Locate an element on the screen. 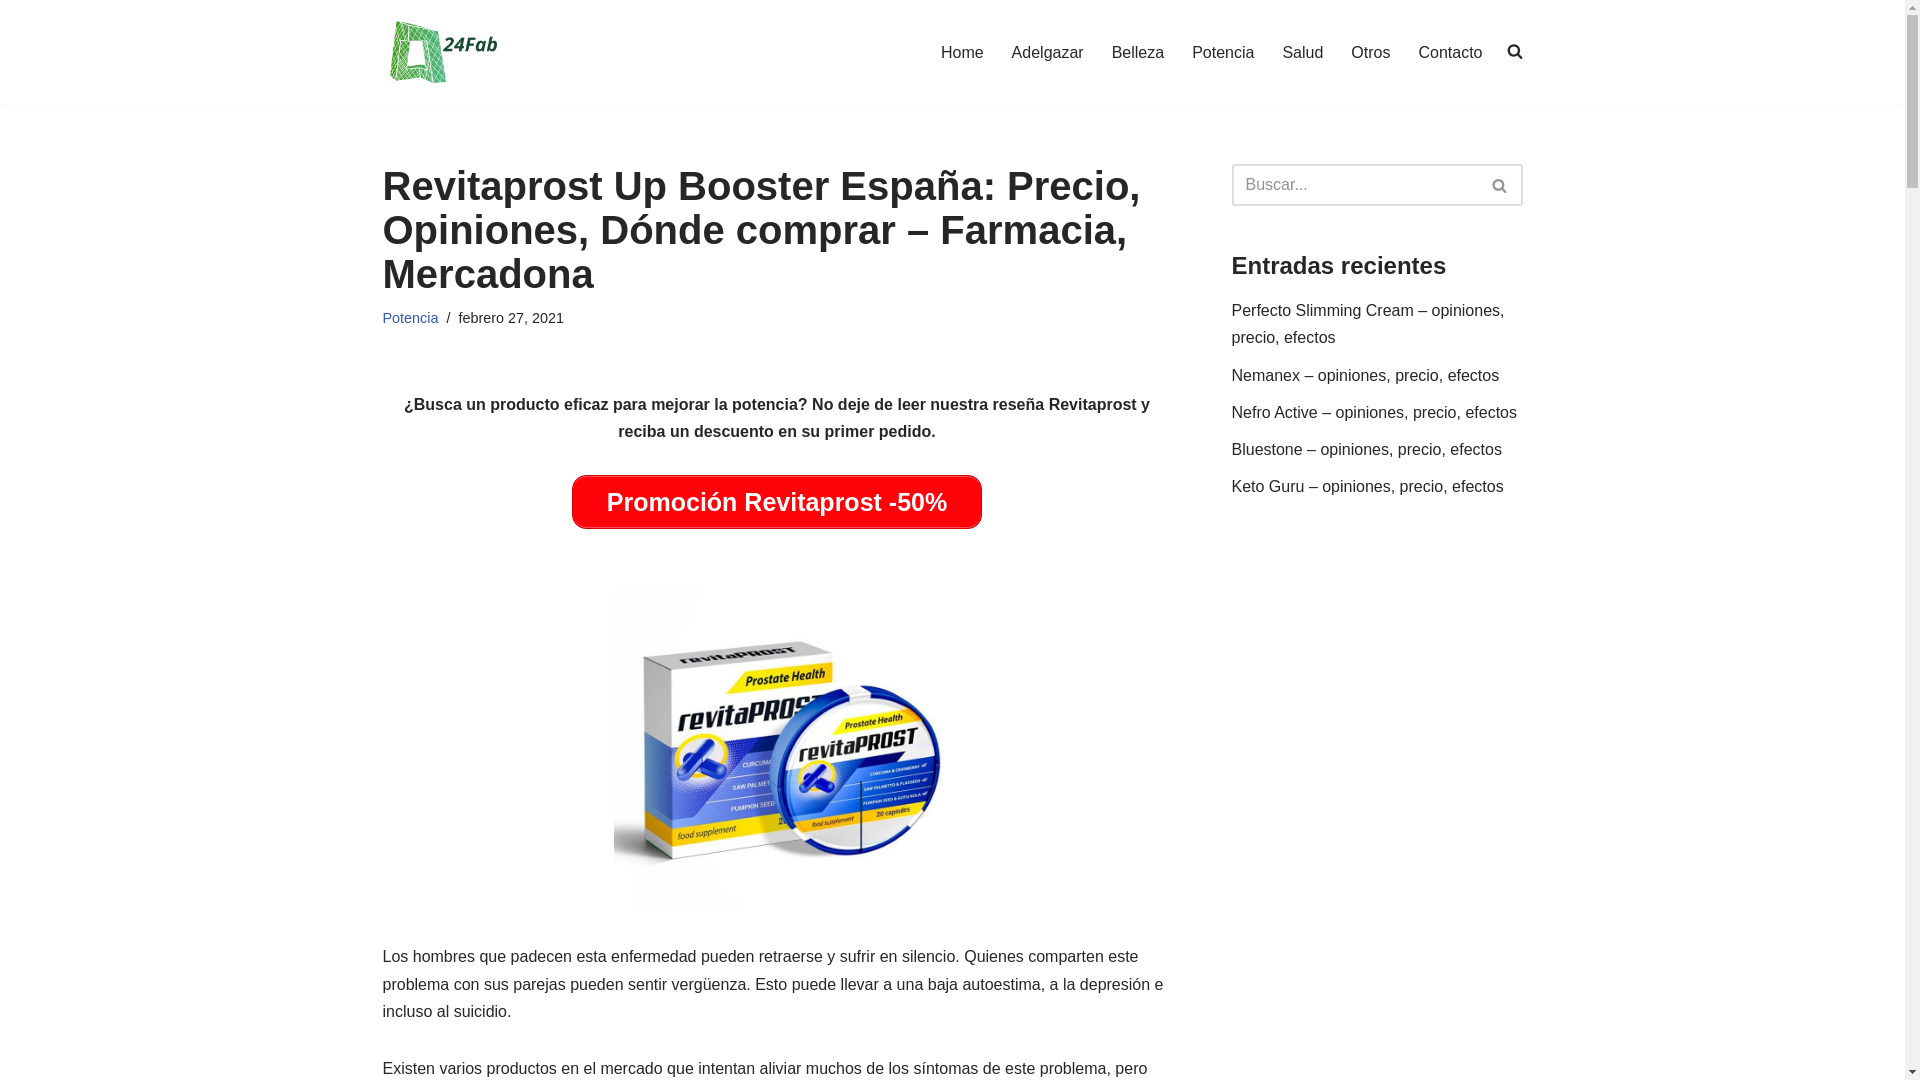  'Saltar al contenido' is located at coordinates (14, 42).